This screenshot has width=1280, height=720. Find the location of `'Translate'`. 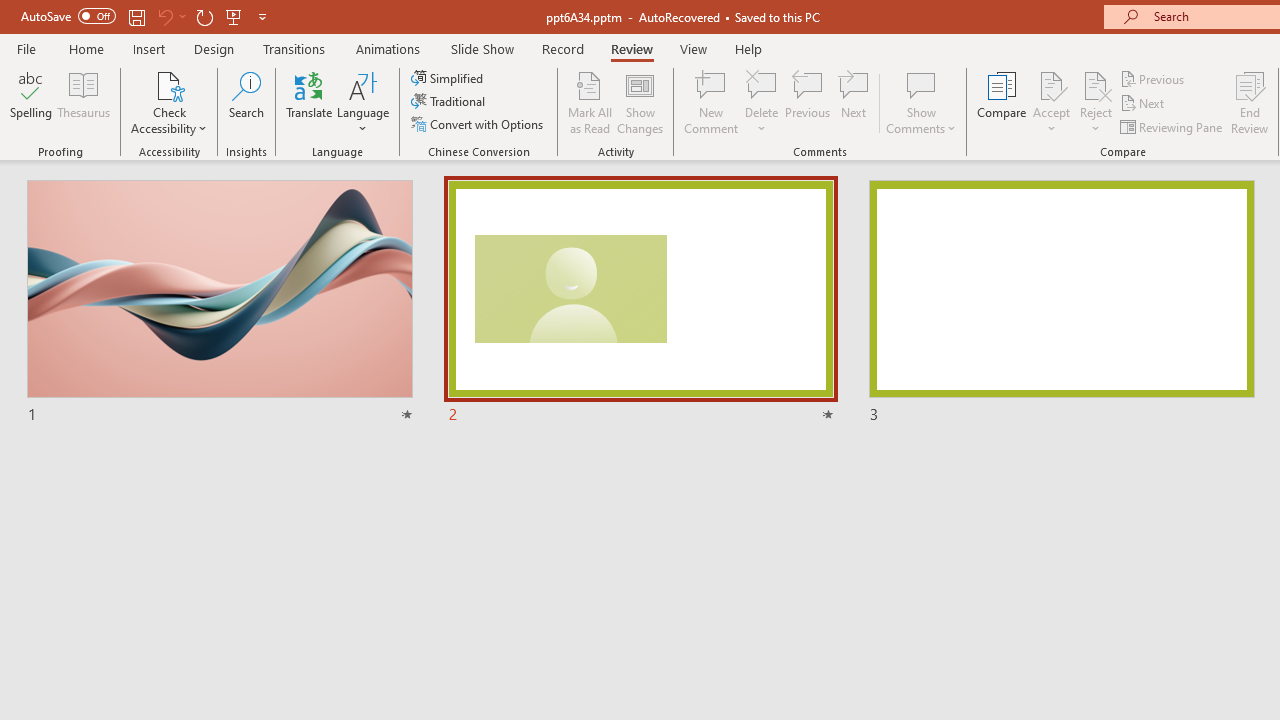

'Translate' is located at coordinates (308, 103).